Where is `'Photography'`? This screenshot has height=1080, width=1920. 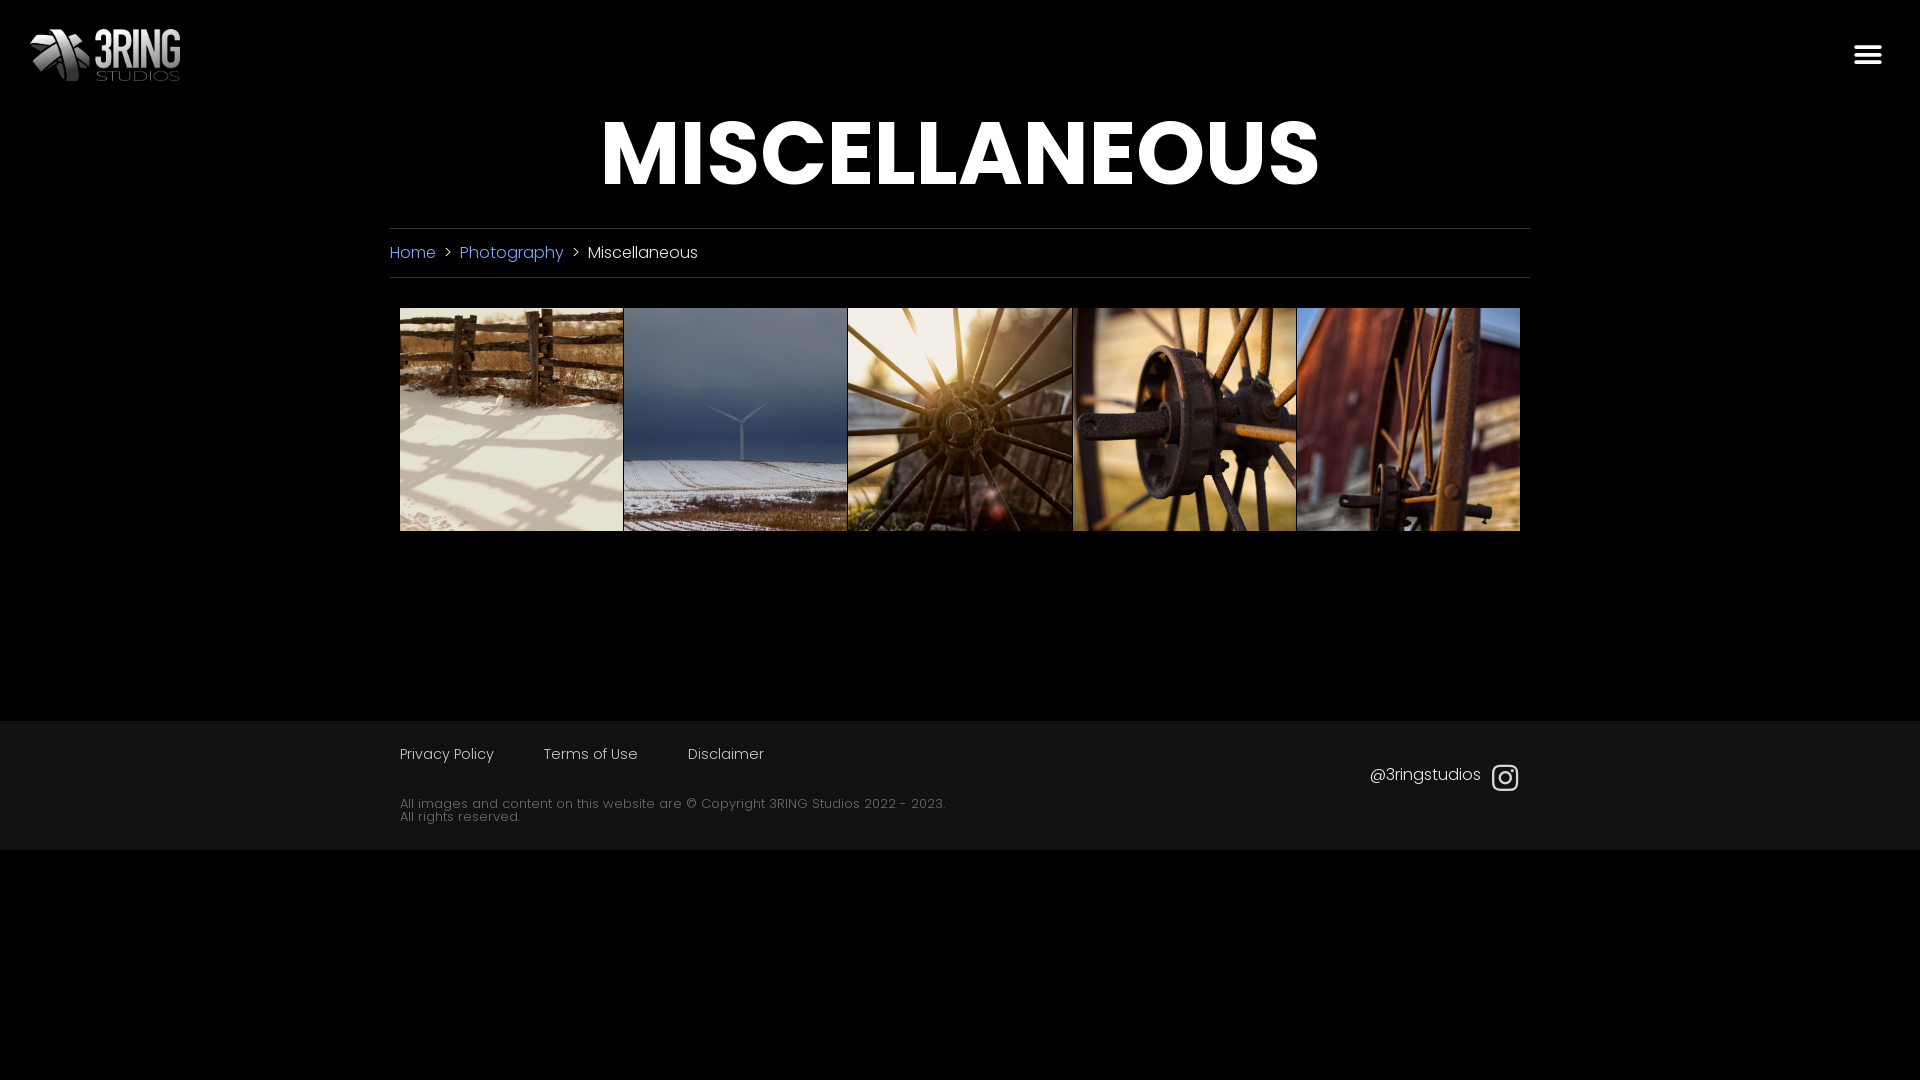
'Photography' is located at coordinates (513, 251).